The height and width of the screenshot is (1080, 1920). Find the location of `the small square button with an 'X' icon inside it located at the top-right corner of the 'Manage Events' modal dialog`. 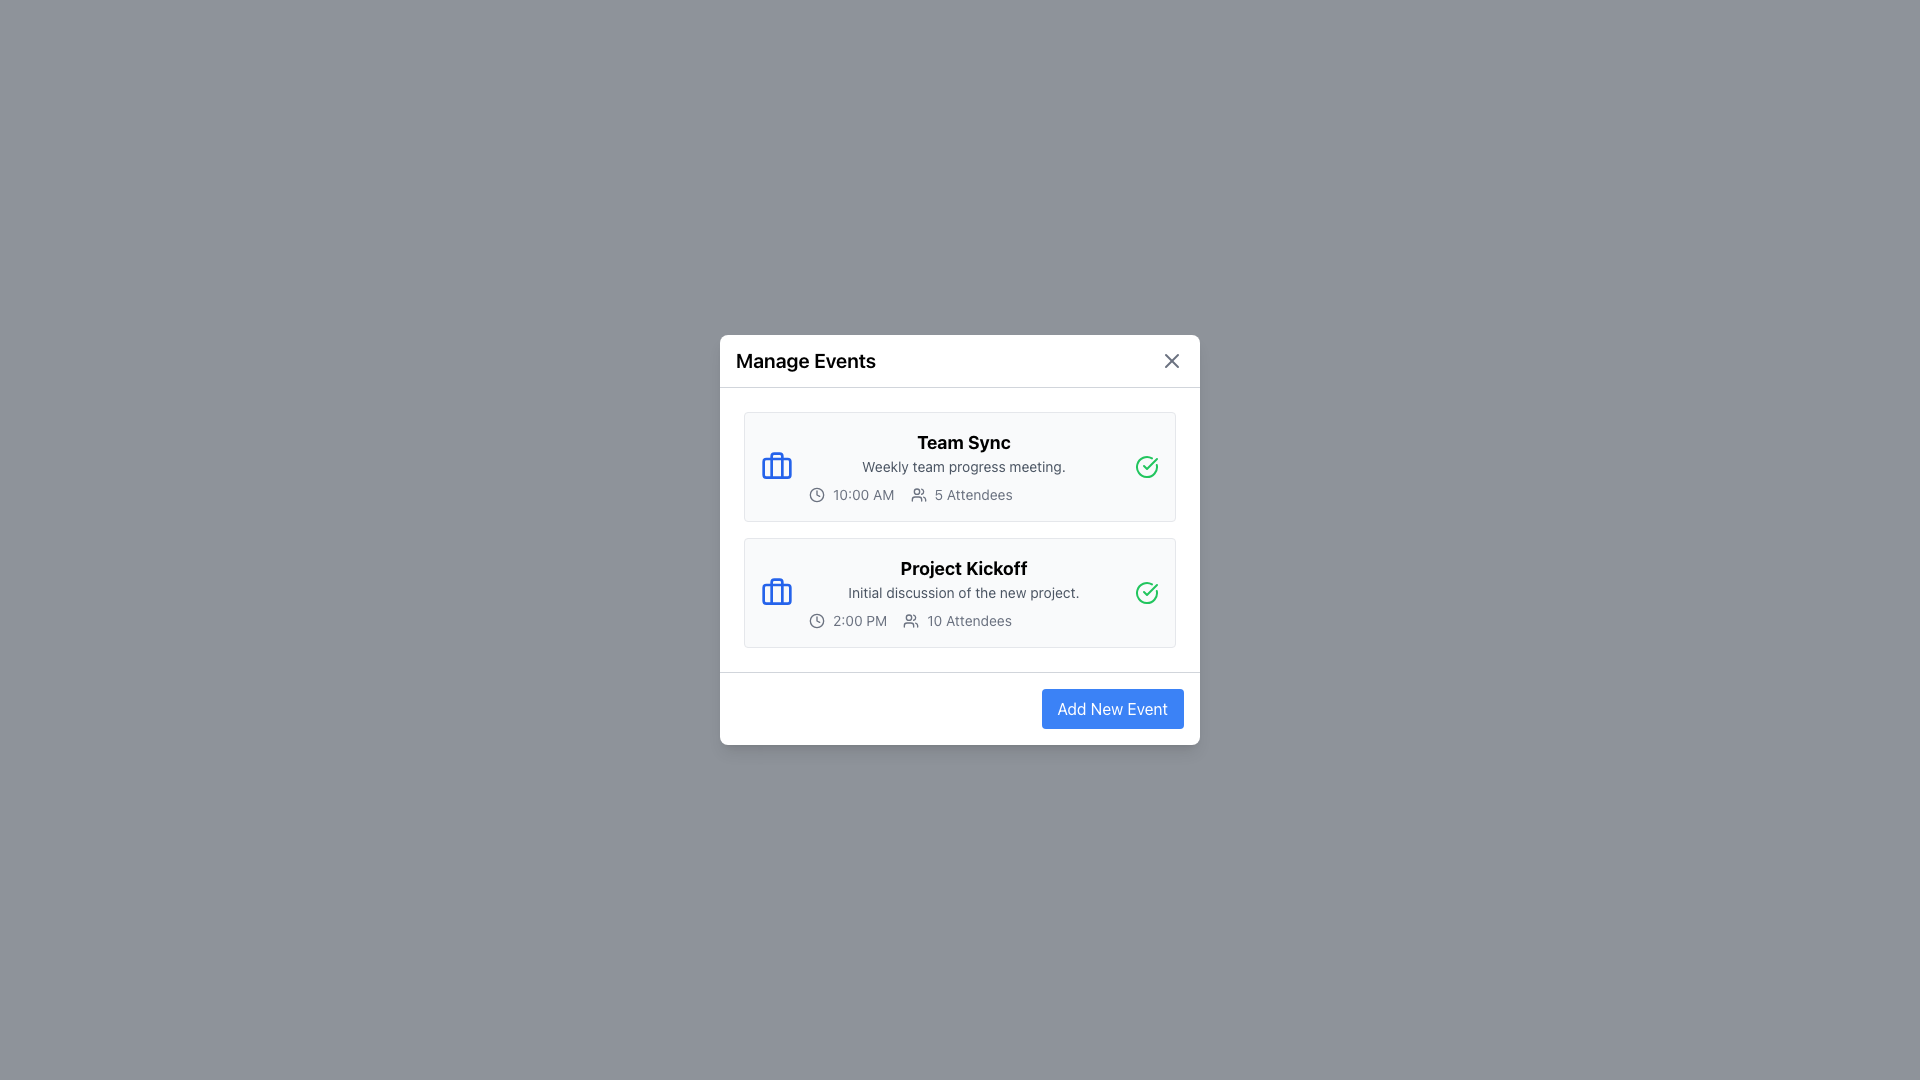

the small square button with an 'X' icon inside it located at the top-right corner of the 'Manage Events' modal dialog is located at coordinates (1171, 361).